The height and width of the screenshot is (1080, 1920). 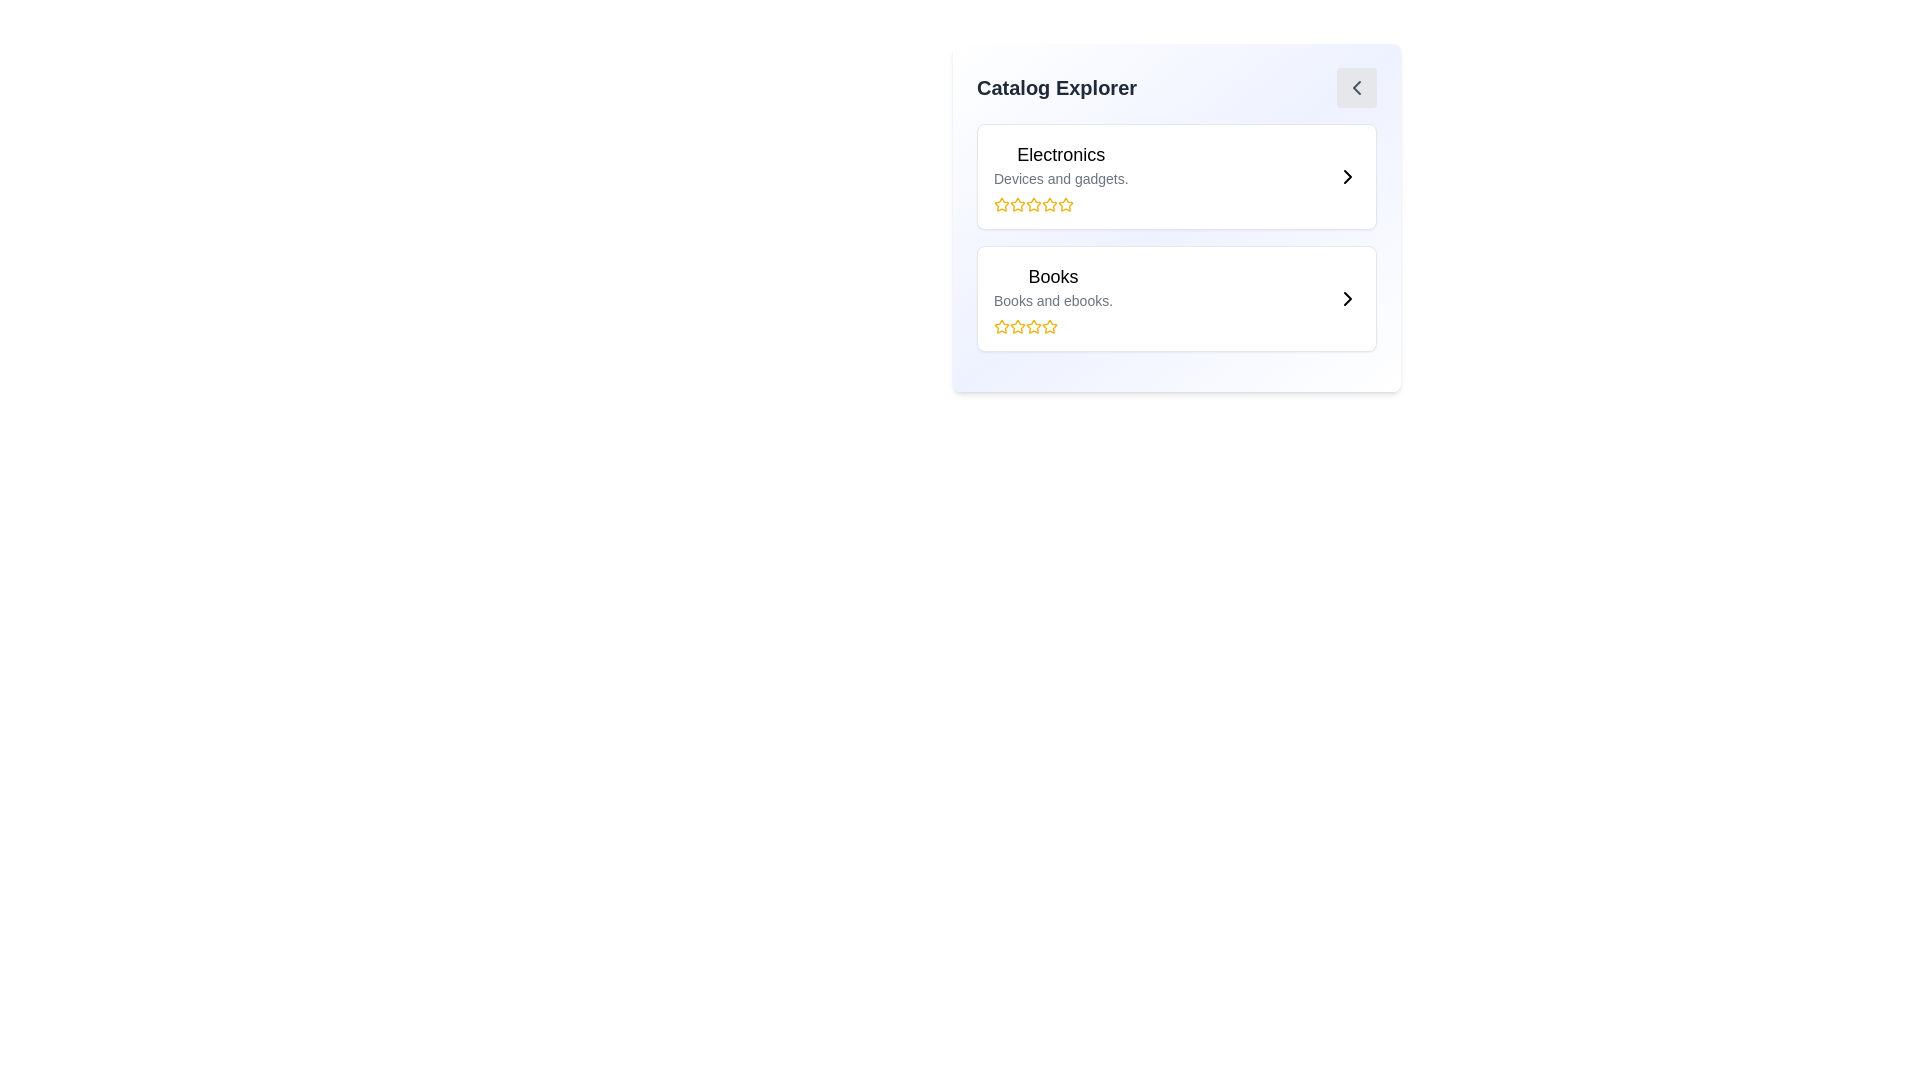 I want to click on the left-pointing chevron icon within the button in the top-right corner of the 'Catalog Explorer' card, so click(x=1357, y=87).